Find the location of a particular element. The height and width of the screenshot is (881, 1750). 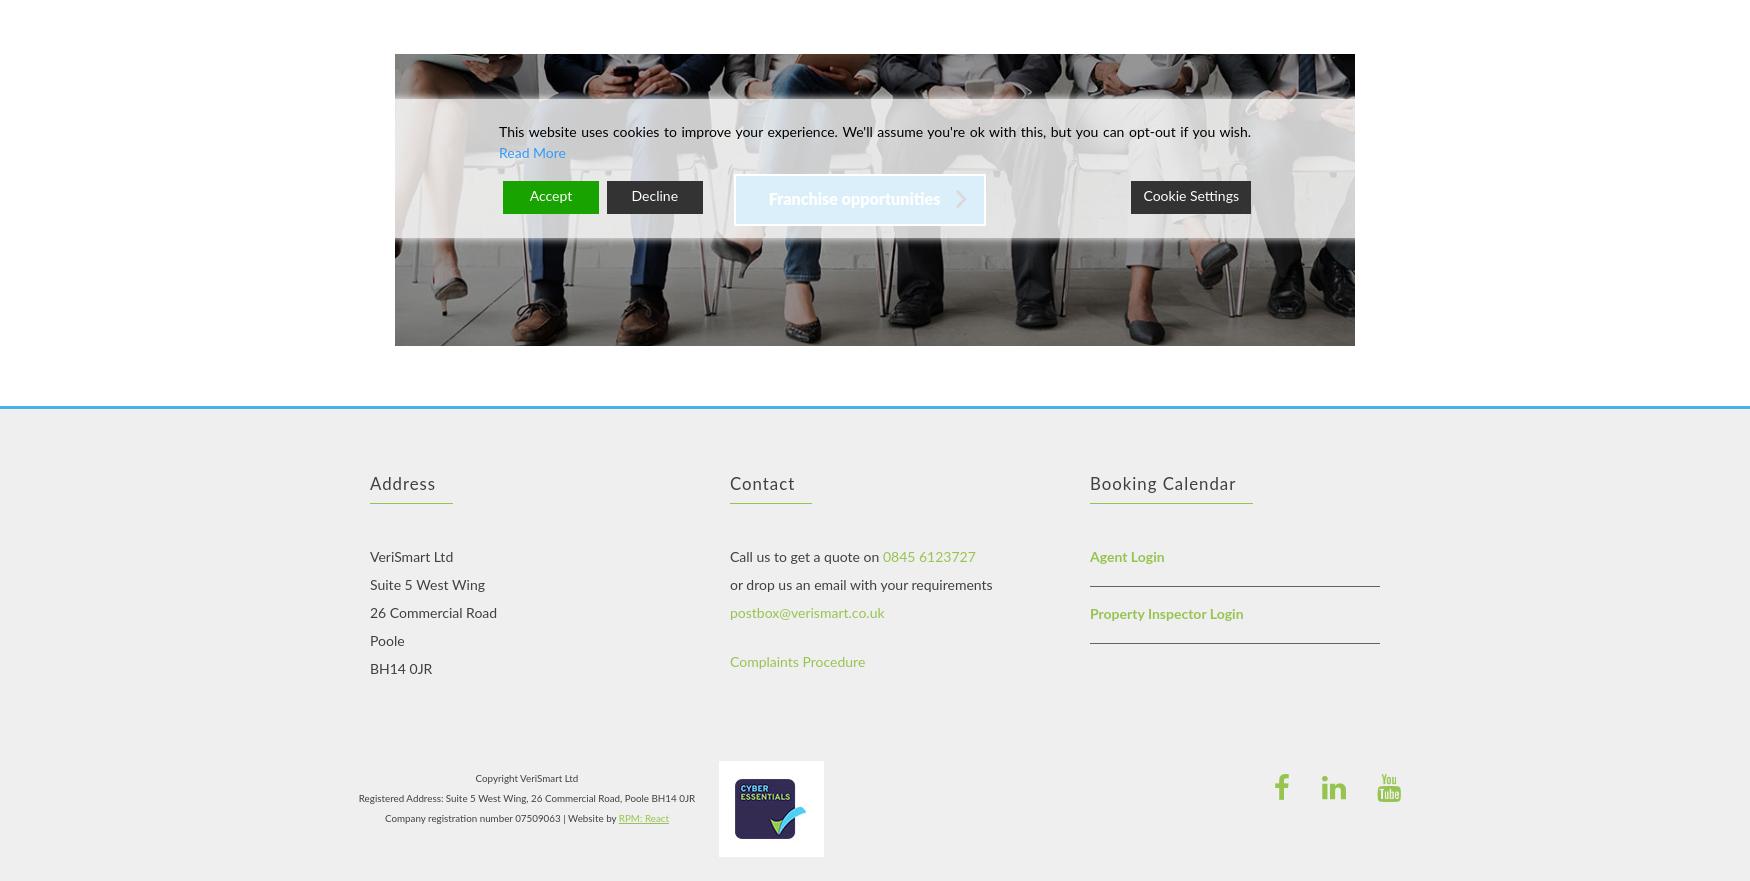

'Contact' is located at coordinates (729, 482).